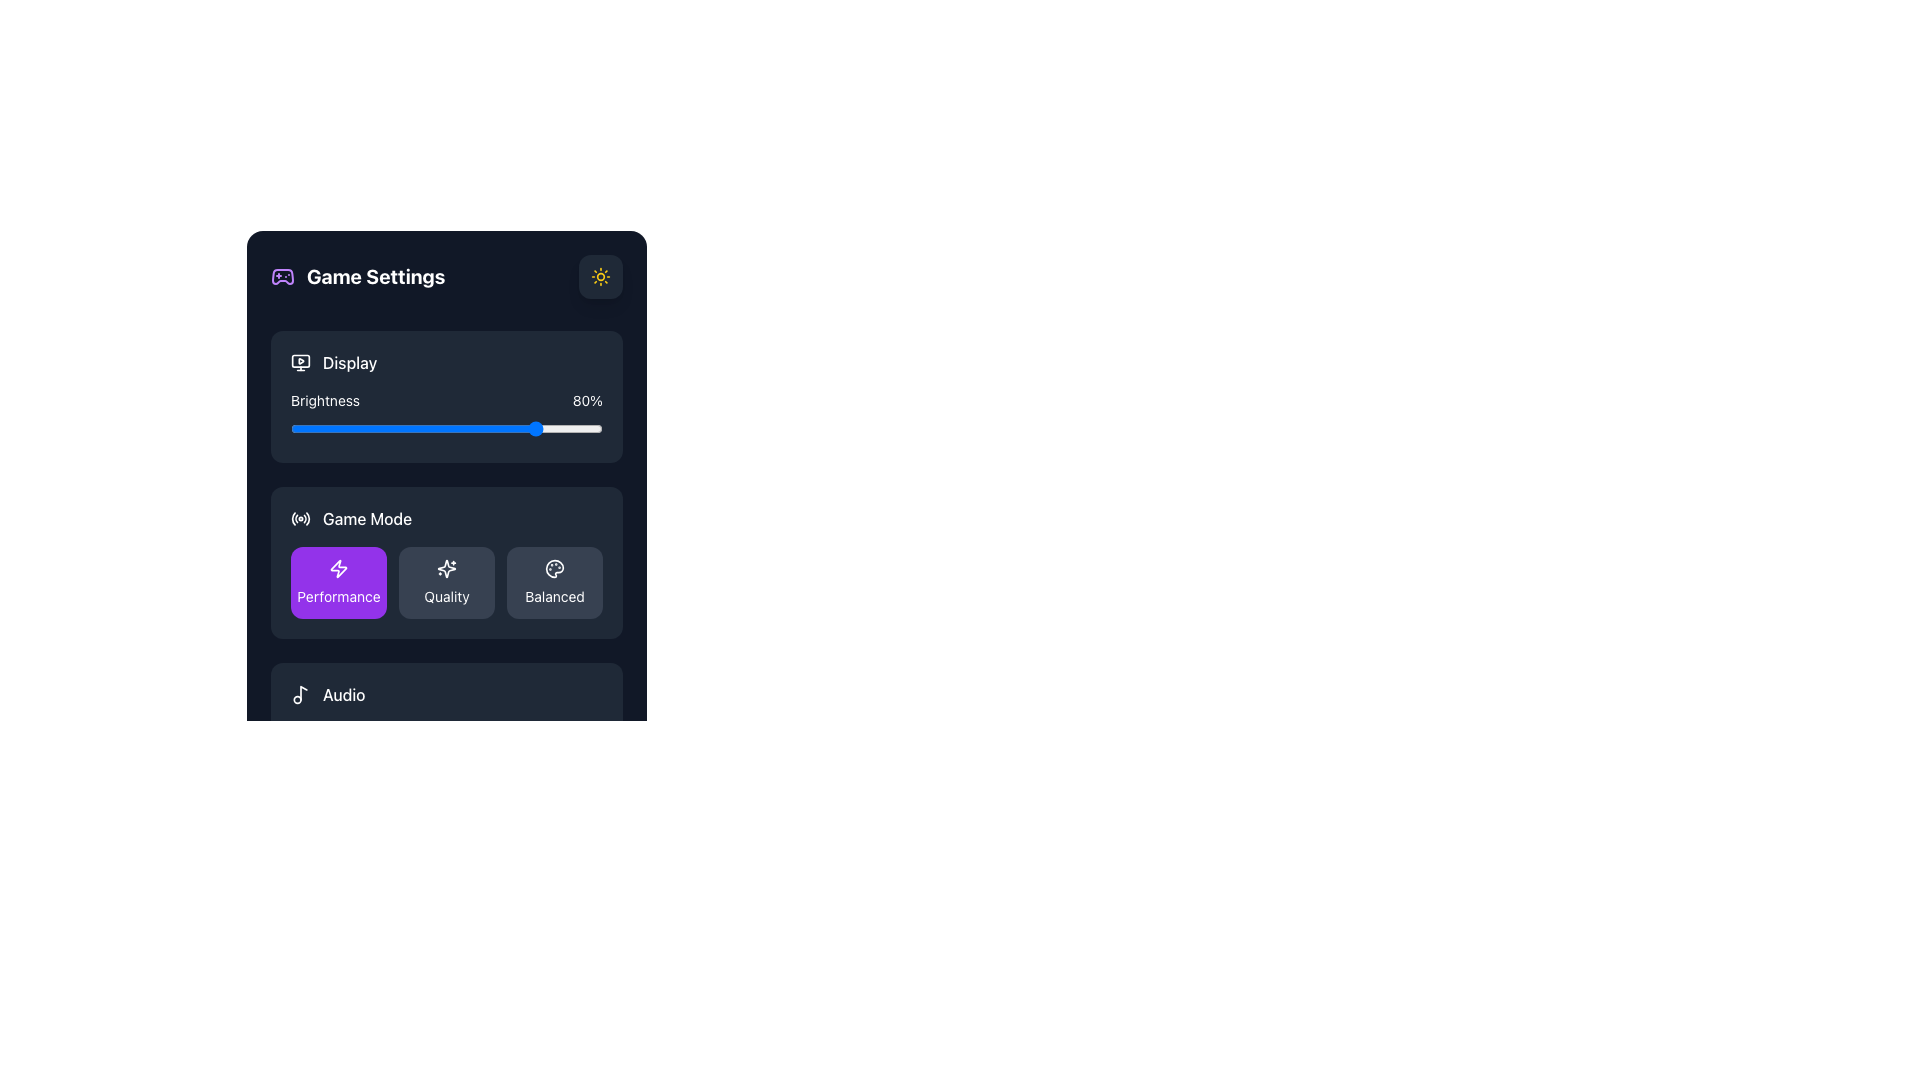 This screenshot has width=1920, height=1080. What do you see at coordinates (555, 596) in the screenshot?
I see `the text label displaying 'Balanced' in a gray font, located in the 'Game Mode' section below the palette icon` at bounding box center [555, 596].